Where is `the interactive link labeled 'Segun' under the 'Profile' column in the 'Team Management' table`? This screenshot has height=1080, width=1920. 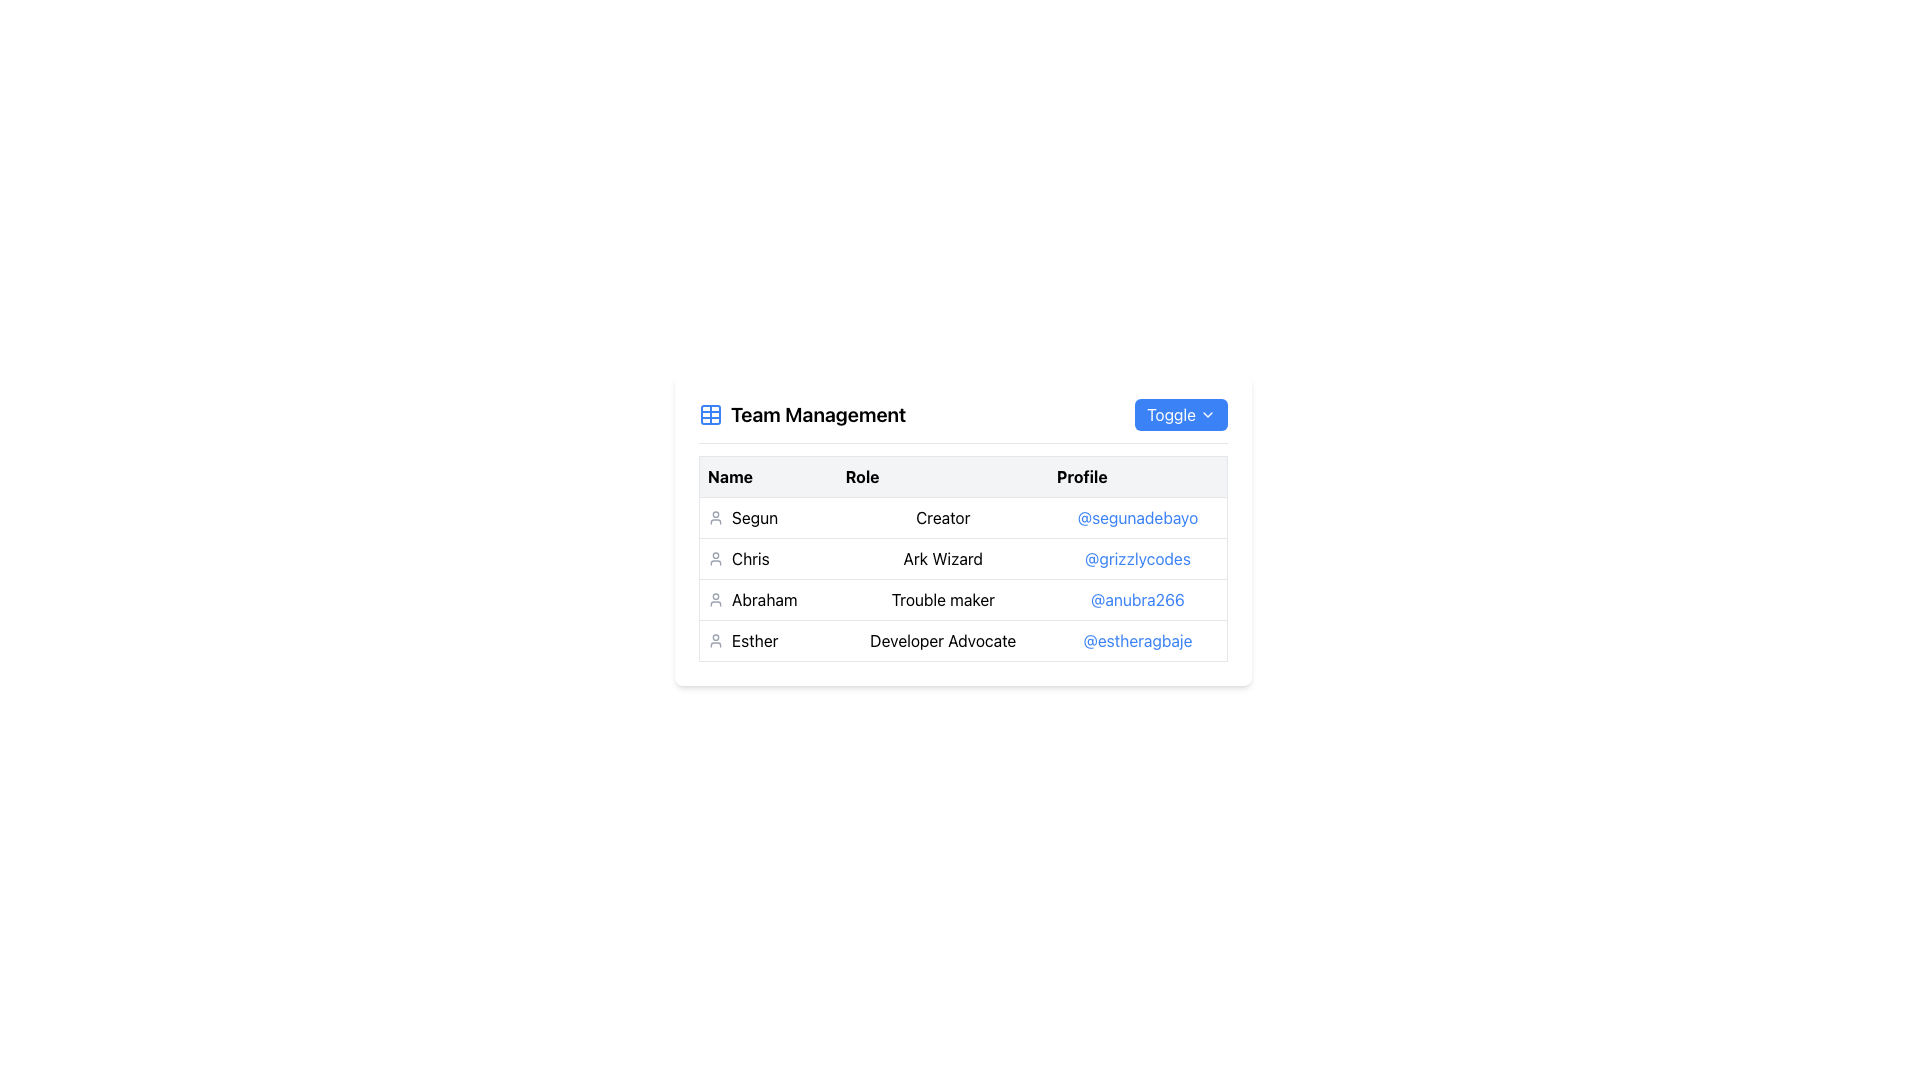
the interactive link labeled 'Segun' under the 'Profile' column in the 'Team Management' table is located at coordinates (1137, 516).